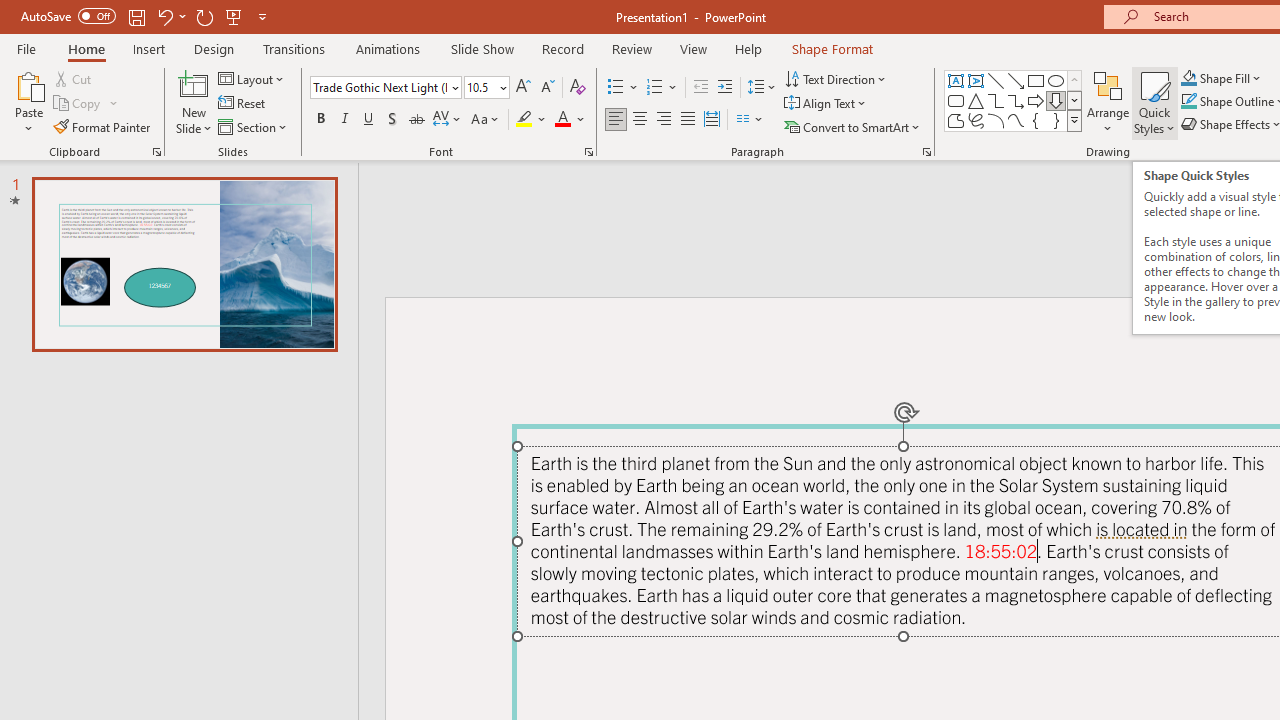 The height and width of the screenshot is (720, 1280). I want to click on 'Decrease Font Size', so click(547, 86).